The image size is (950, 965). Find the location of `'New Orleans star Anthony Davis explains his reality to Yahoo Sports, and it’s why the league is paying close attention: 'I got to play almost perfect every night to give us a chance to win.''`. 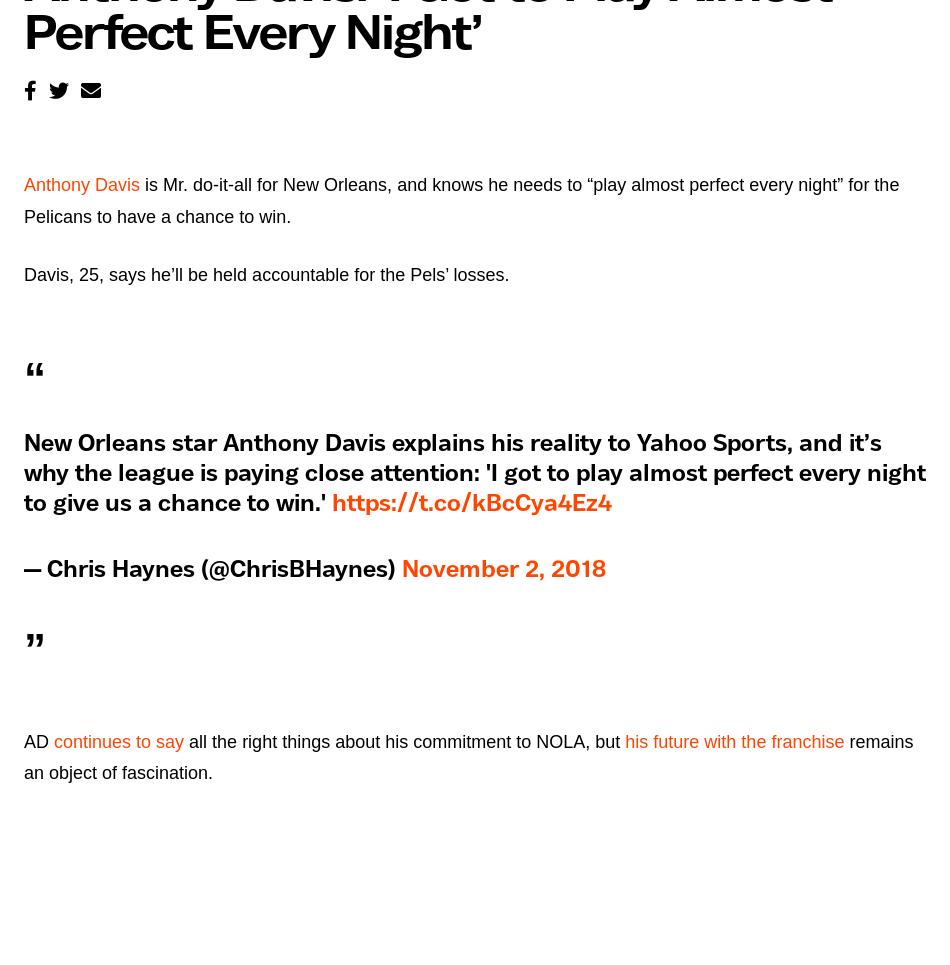

'New Orleans star Anthony Davis explains his reality to Yahoo Sports, and it’s why the league is paying close attention: 'I got to play almost perfect every night to give us a chance to win.'' is located at coordinates (475, 472).